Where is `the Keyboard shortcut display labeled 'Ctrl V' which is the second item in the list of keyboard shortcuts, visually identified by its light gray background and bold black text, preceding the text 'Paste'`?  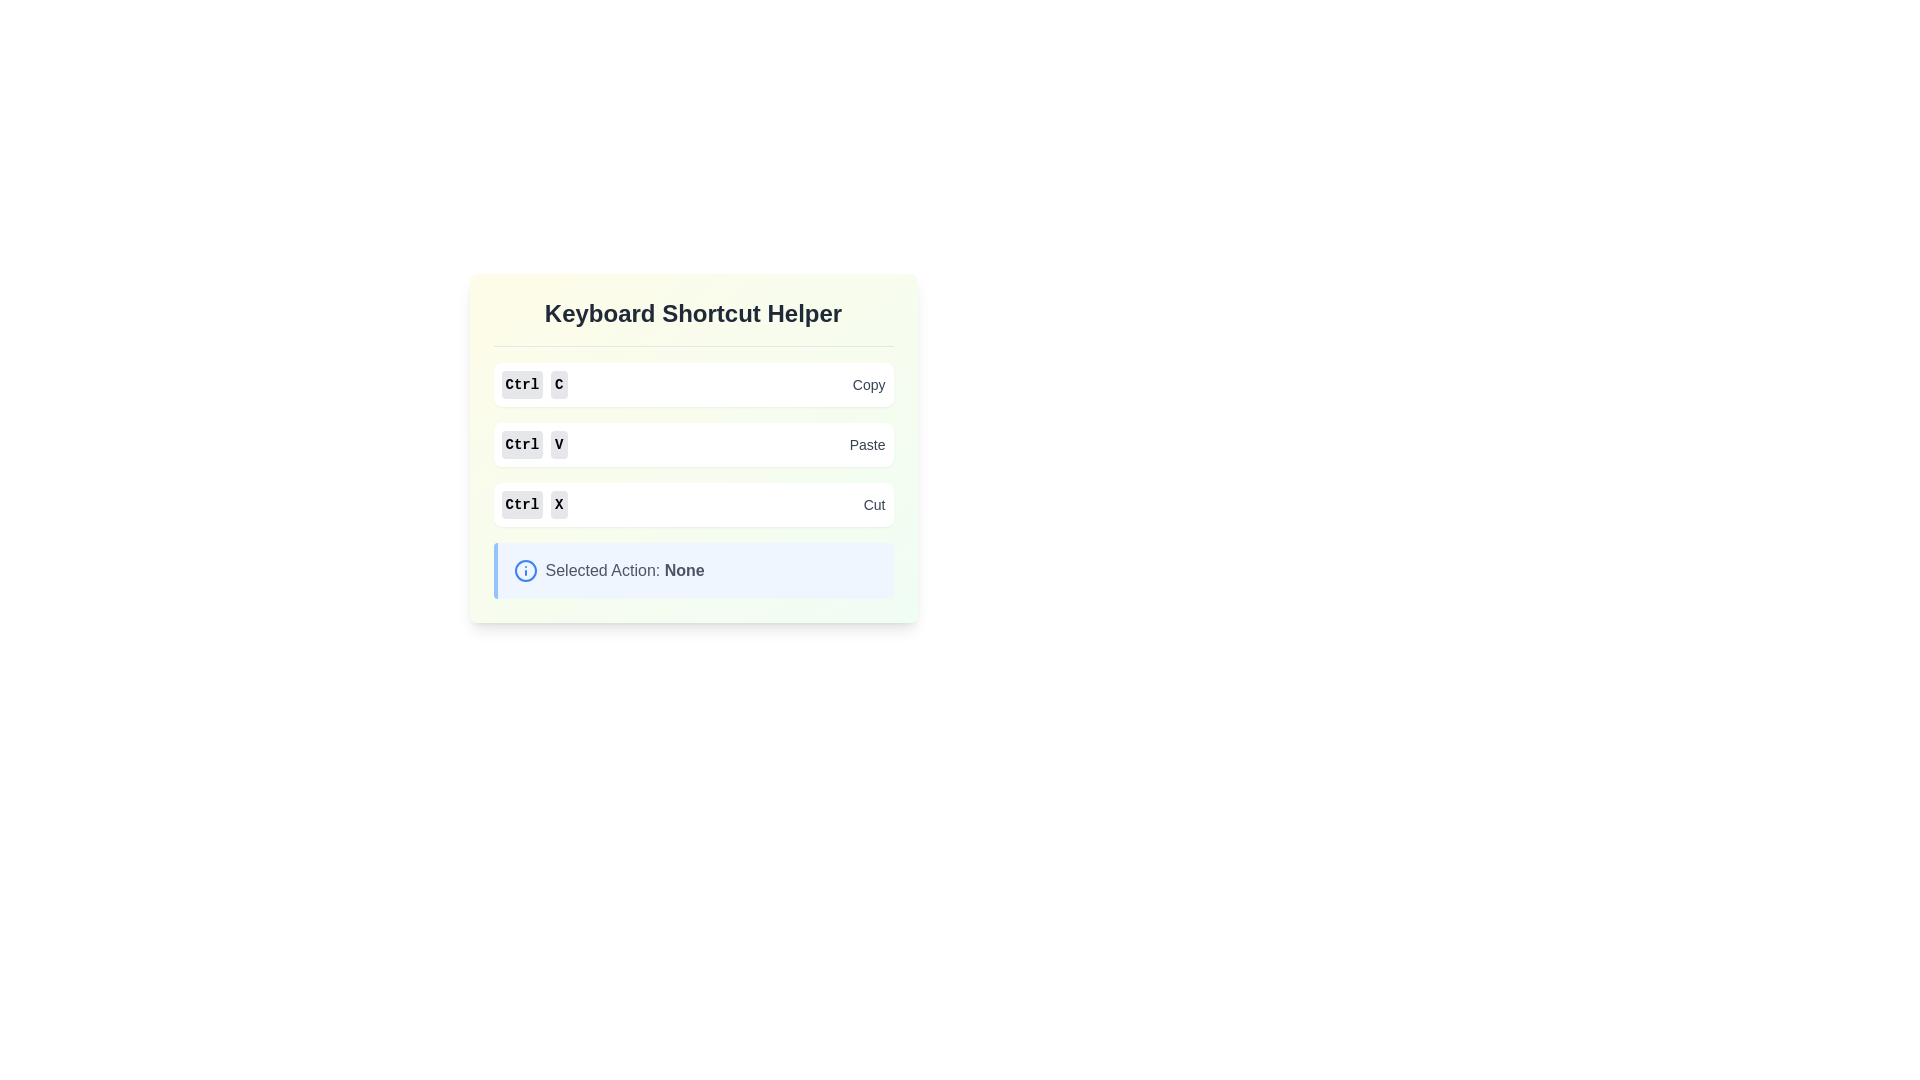
the Keyboard shortcut display labeled 'Ctrl V' which is the second item in the list of keyboard shortcuts, visually identified by its light gray background and bold black text, preceding the text 'Paste' is located at coordinates (534, 443).